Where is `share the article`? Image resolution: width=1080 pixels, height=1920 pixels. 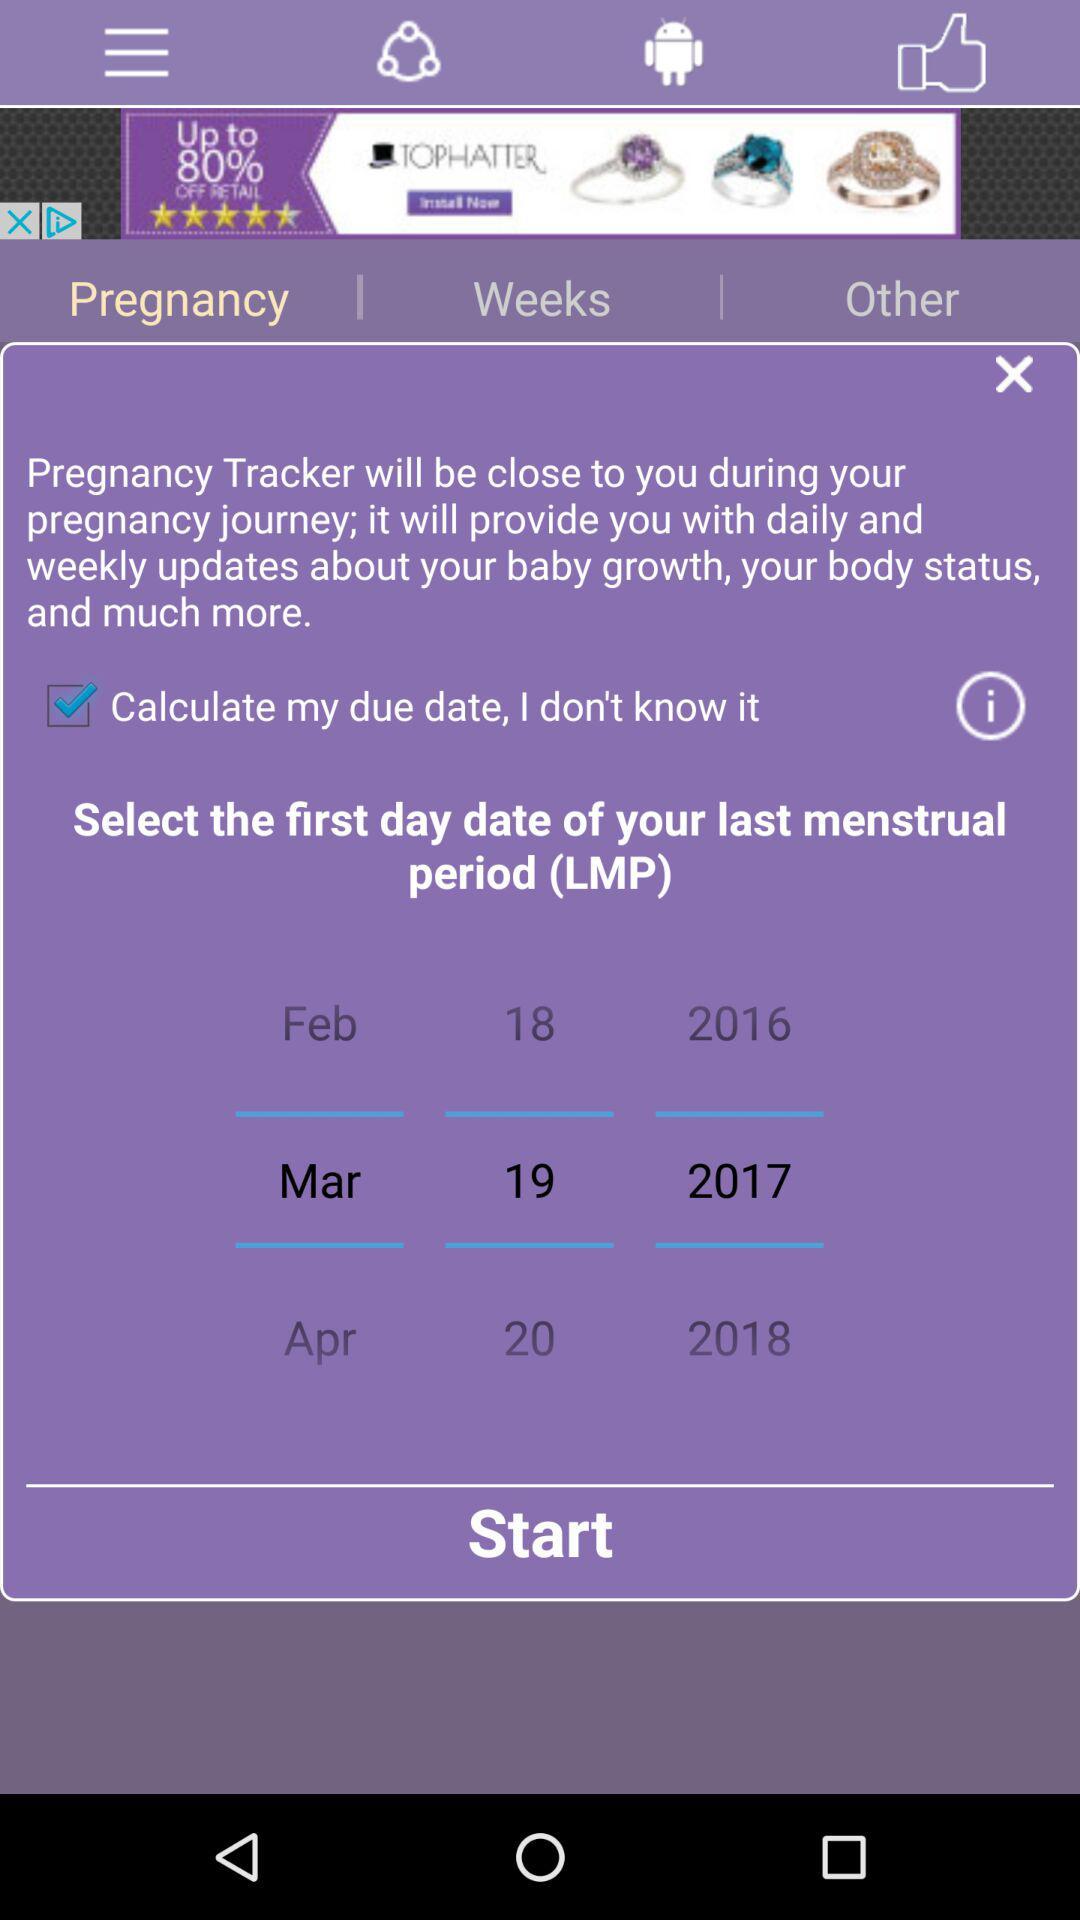
share the article is located at coordinates (540, 173).